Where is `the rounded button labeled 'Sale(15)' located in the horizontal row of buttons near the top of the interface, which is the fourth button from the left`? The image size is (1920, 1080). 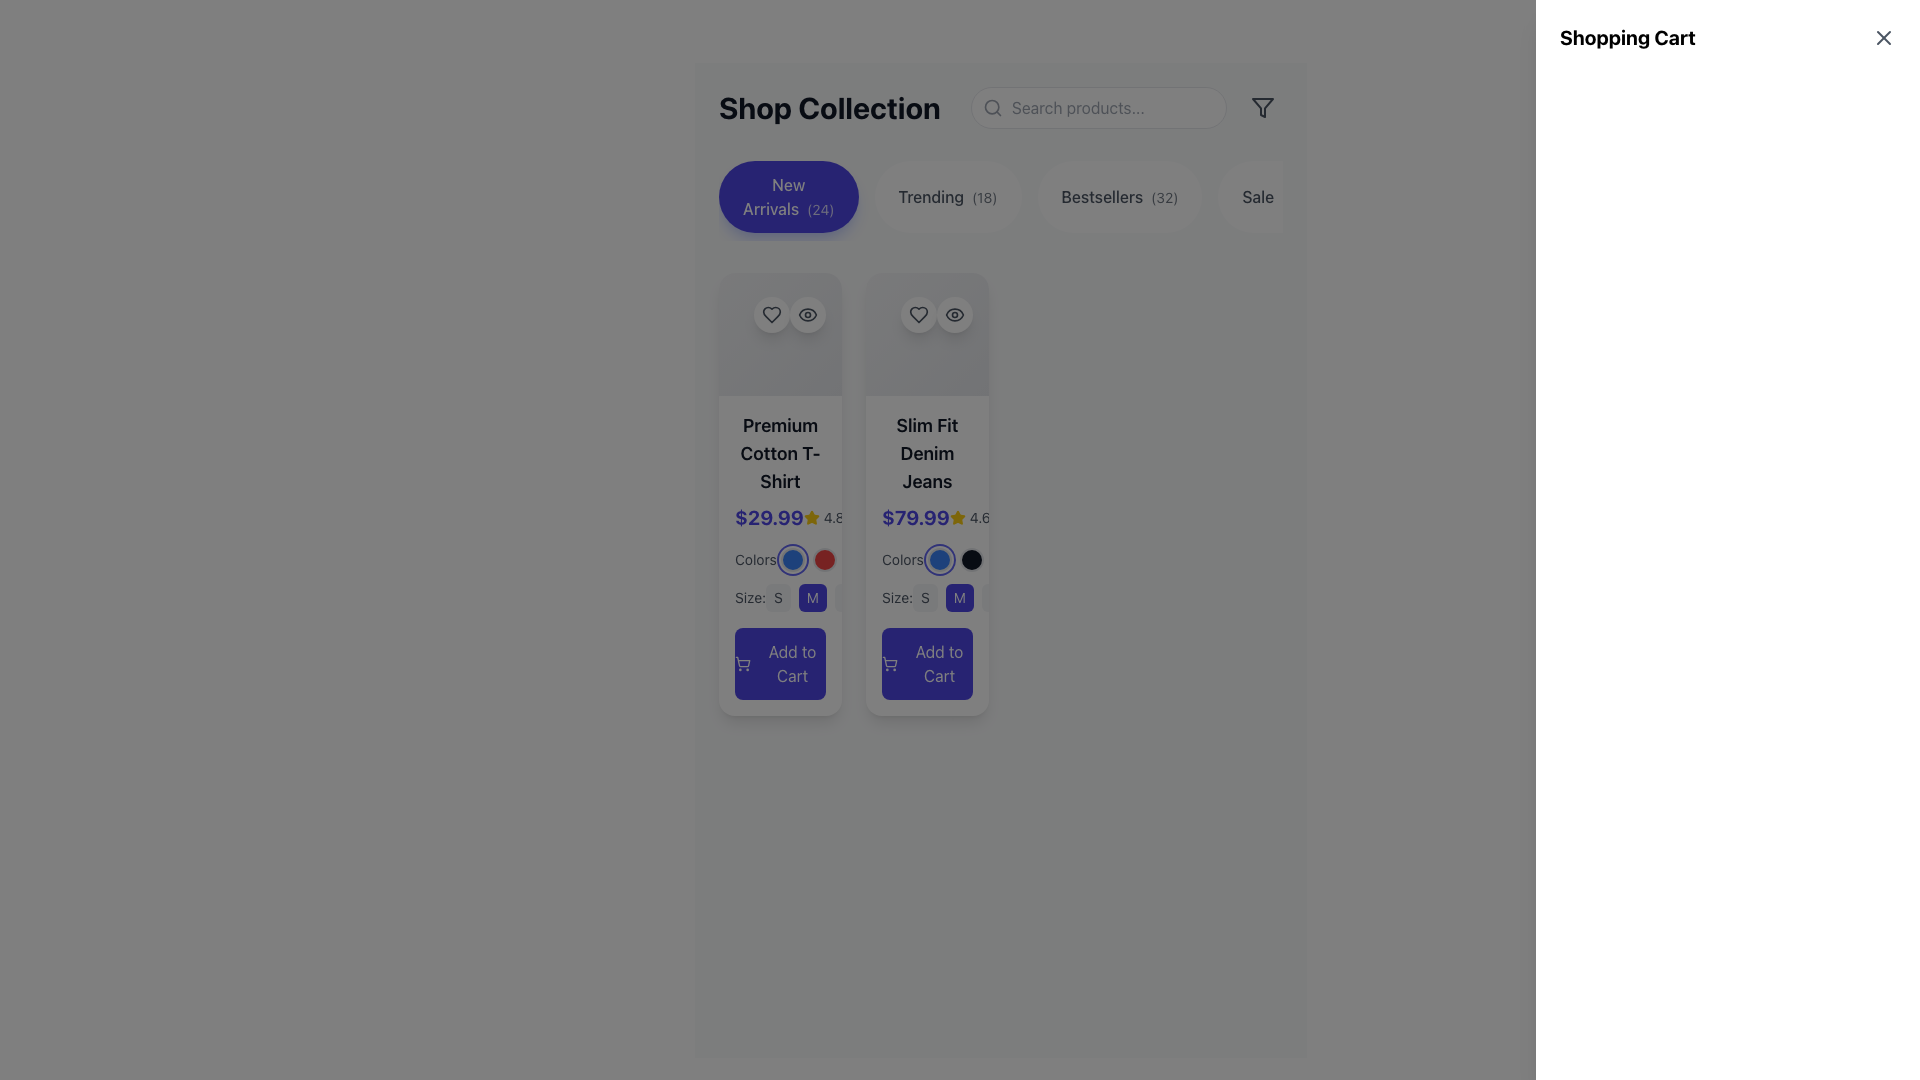 the rounded button labeled 'Sale(15)' located in the horizontal row of buttons near the top of the interface, which is the fourth button from the left is located at coordinates (1273, 196).